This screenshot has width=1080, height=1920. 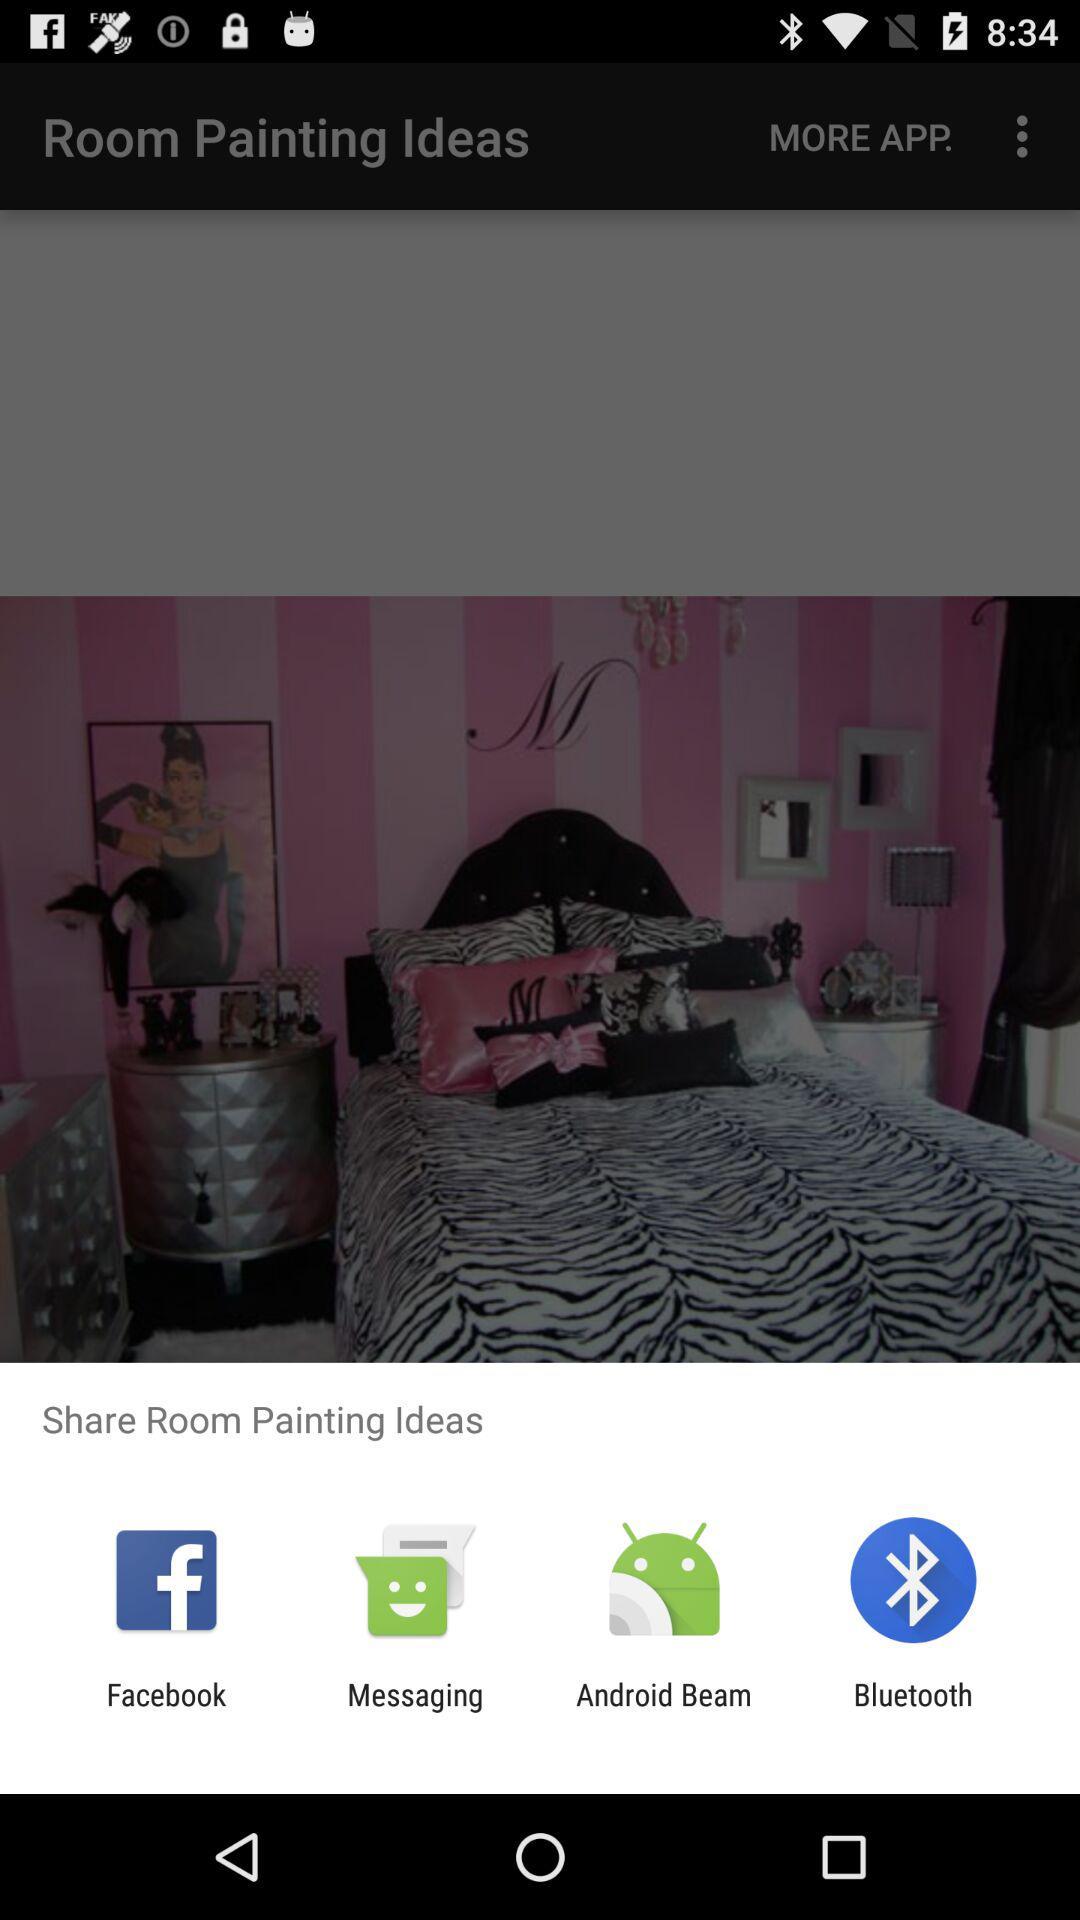 I want to click on item to the right of the messaging icon, so click(x=664, y=1711).